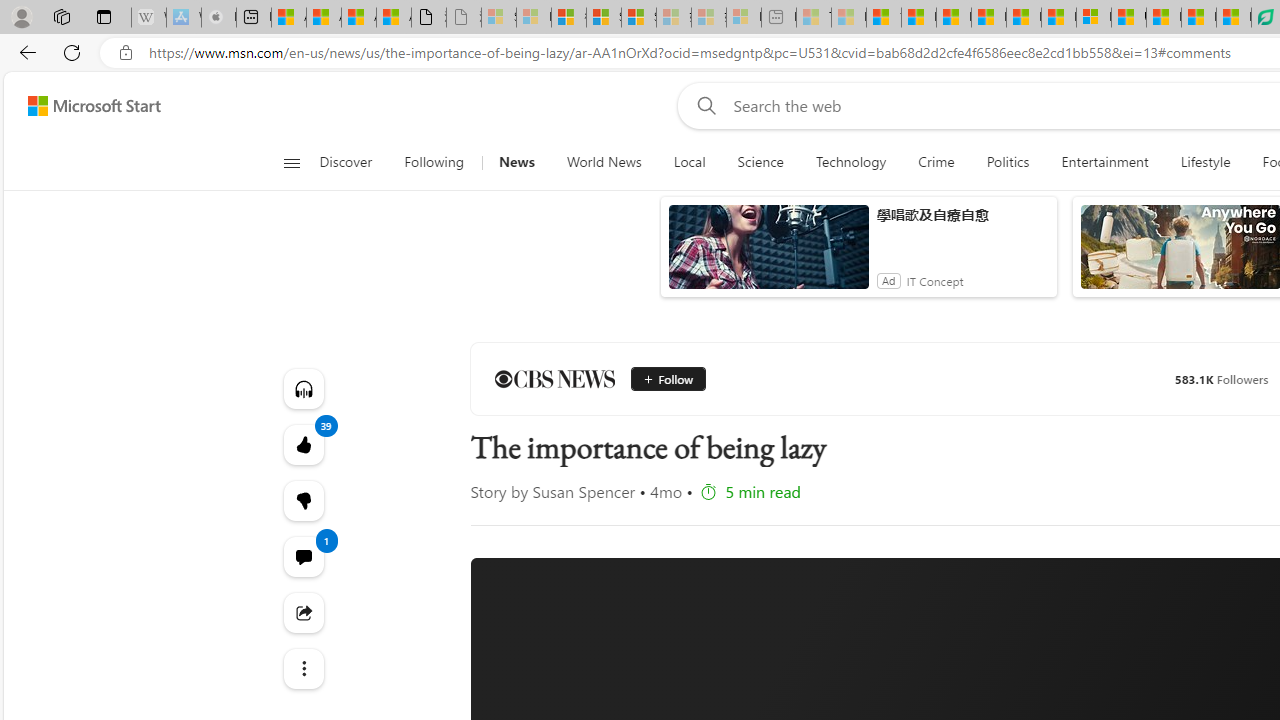  What do you see at coordinates (499, 17) in the screenshot?
I see `'Sign in to your Microsoft account - Sleeping'` at bounding box center [499, 17].